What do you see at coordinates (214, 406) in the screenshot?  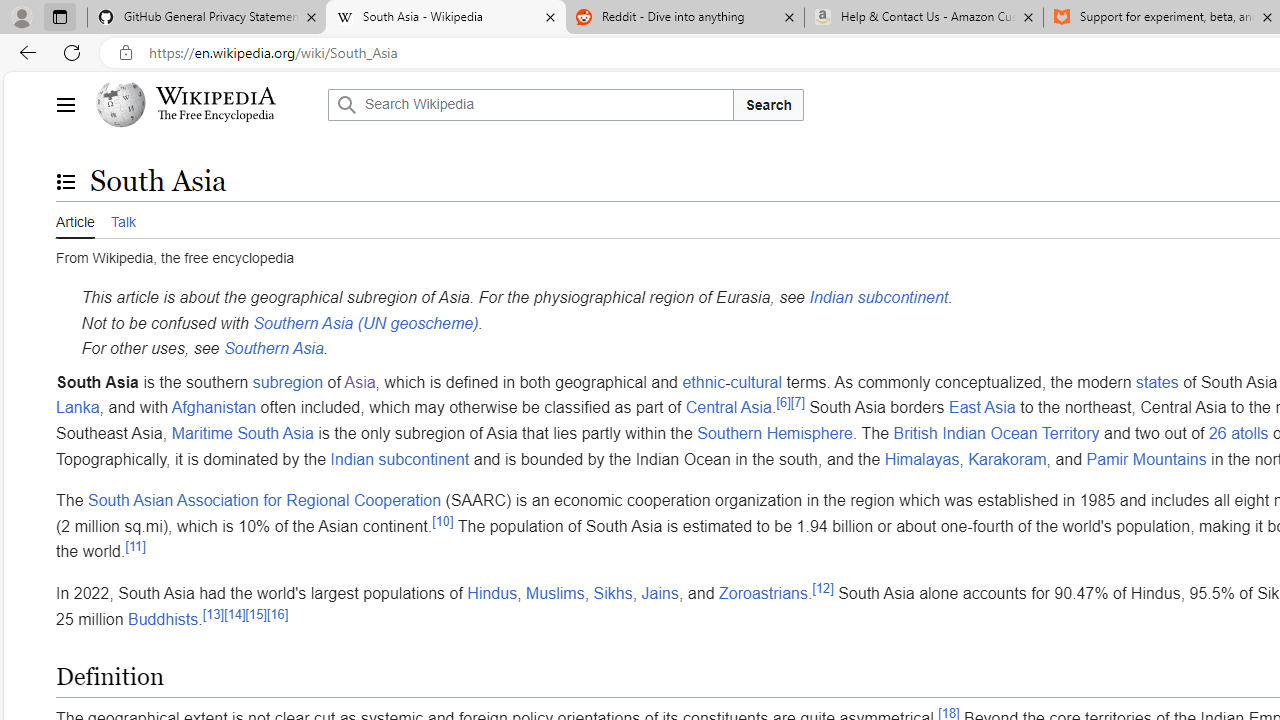 I see `'Afghanistan'` at bounding box center [214, 406].